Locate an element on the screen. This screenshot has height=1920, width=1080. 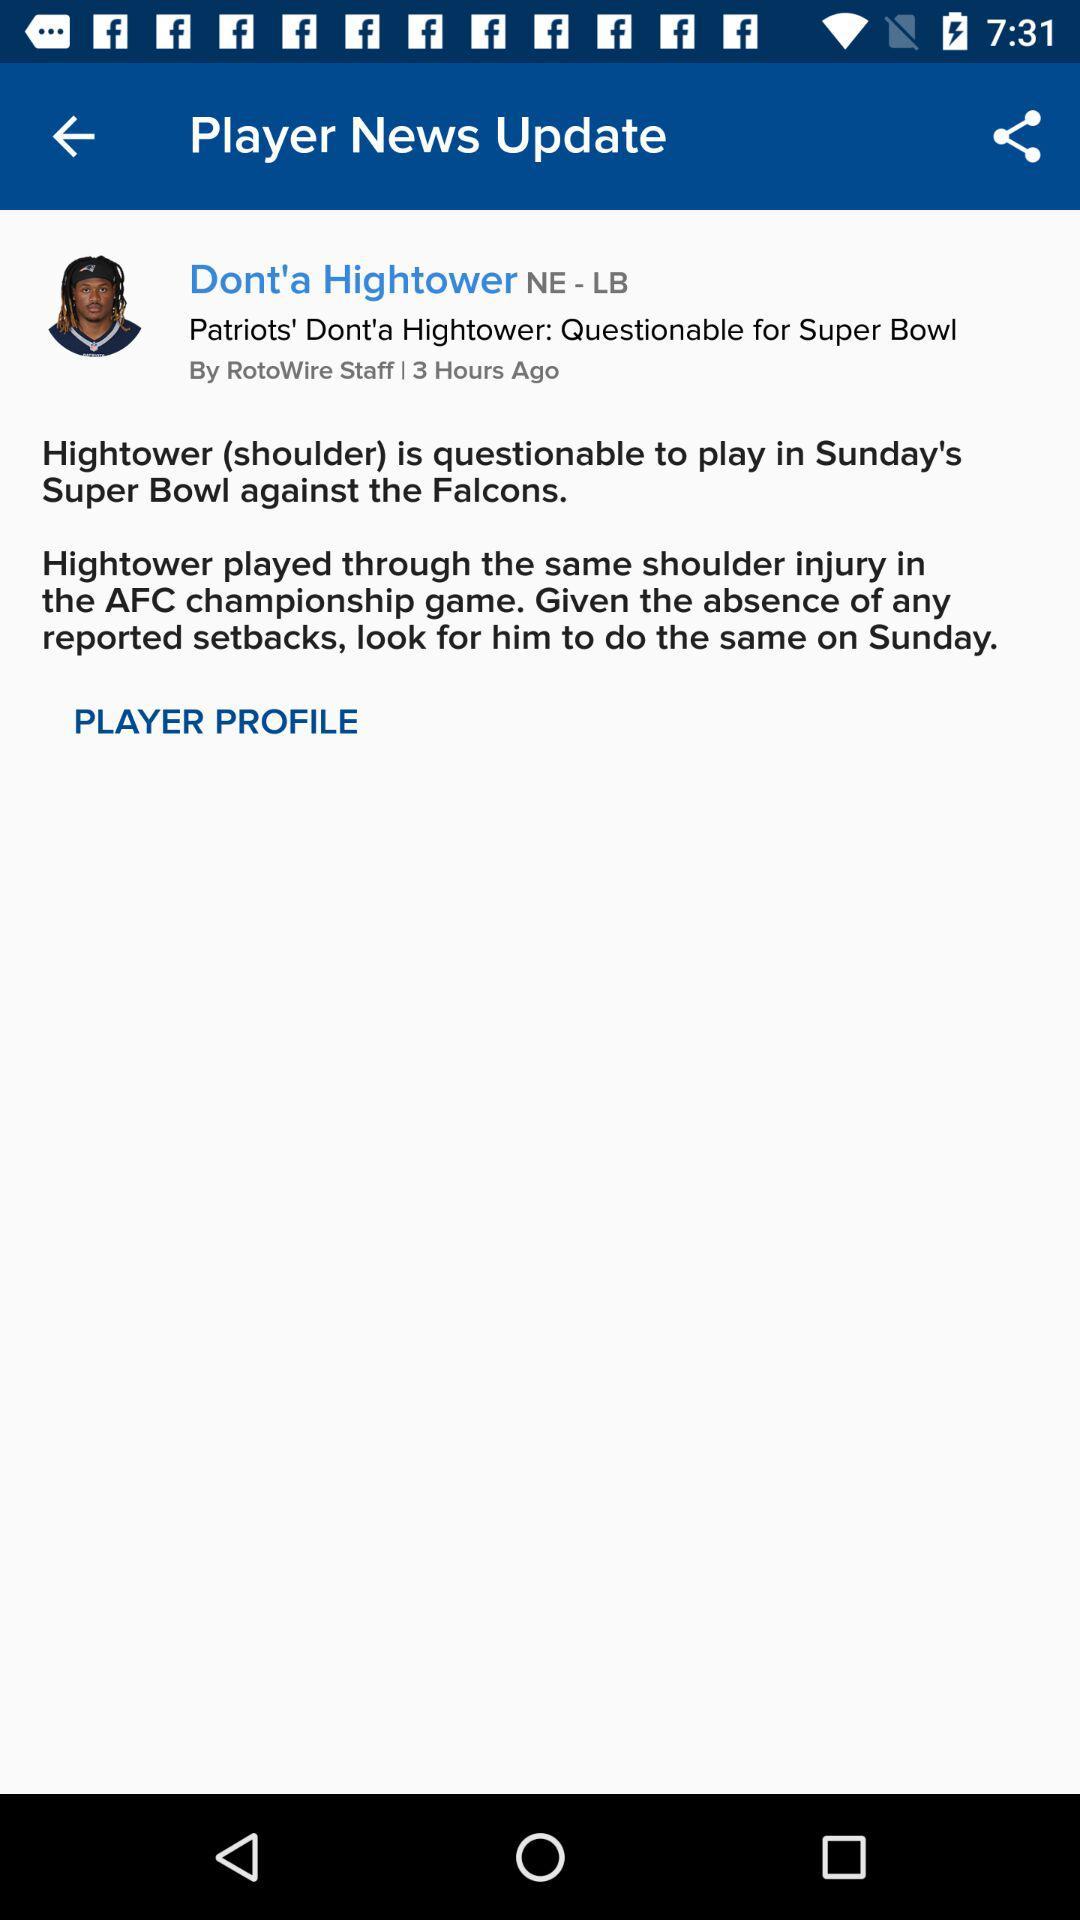
item to the right of player news update item is located at coordinates (1017, 135).